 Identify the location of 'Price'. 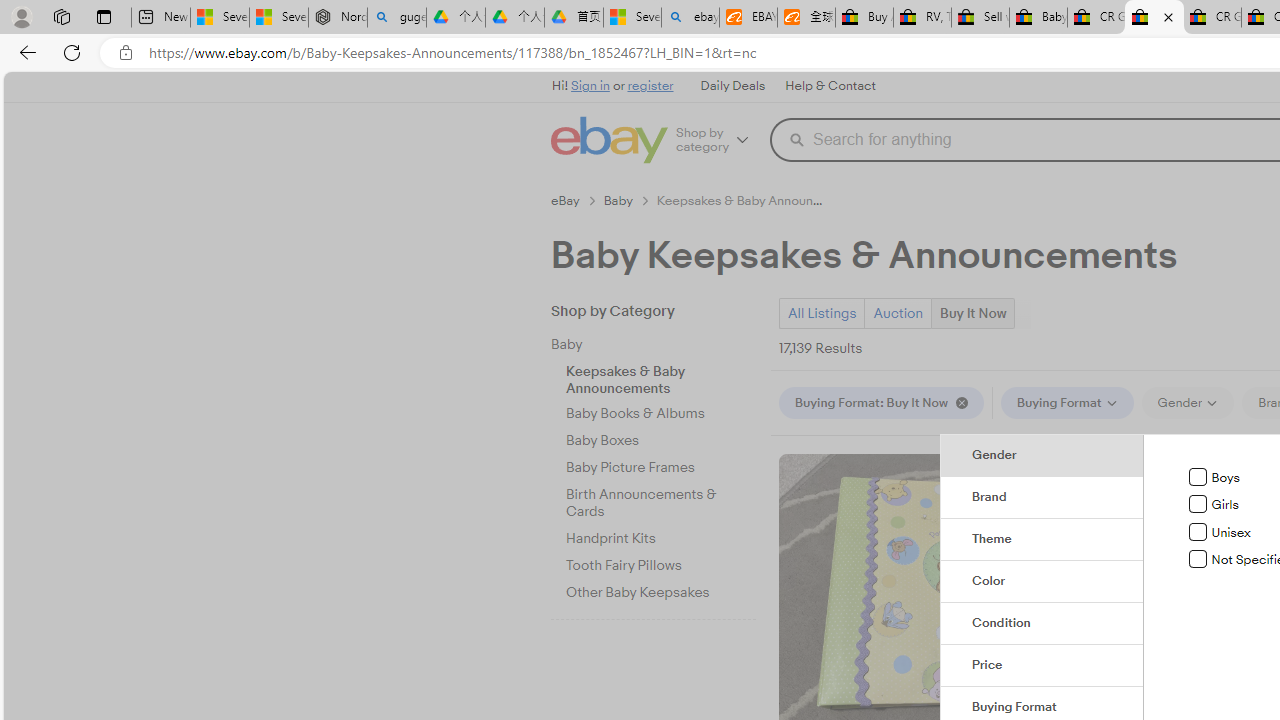
(1041, 666).